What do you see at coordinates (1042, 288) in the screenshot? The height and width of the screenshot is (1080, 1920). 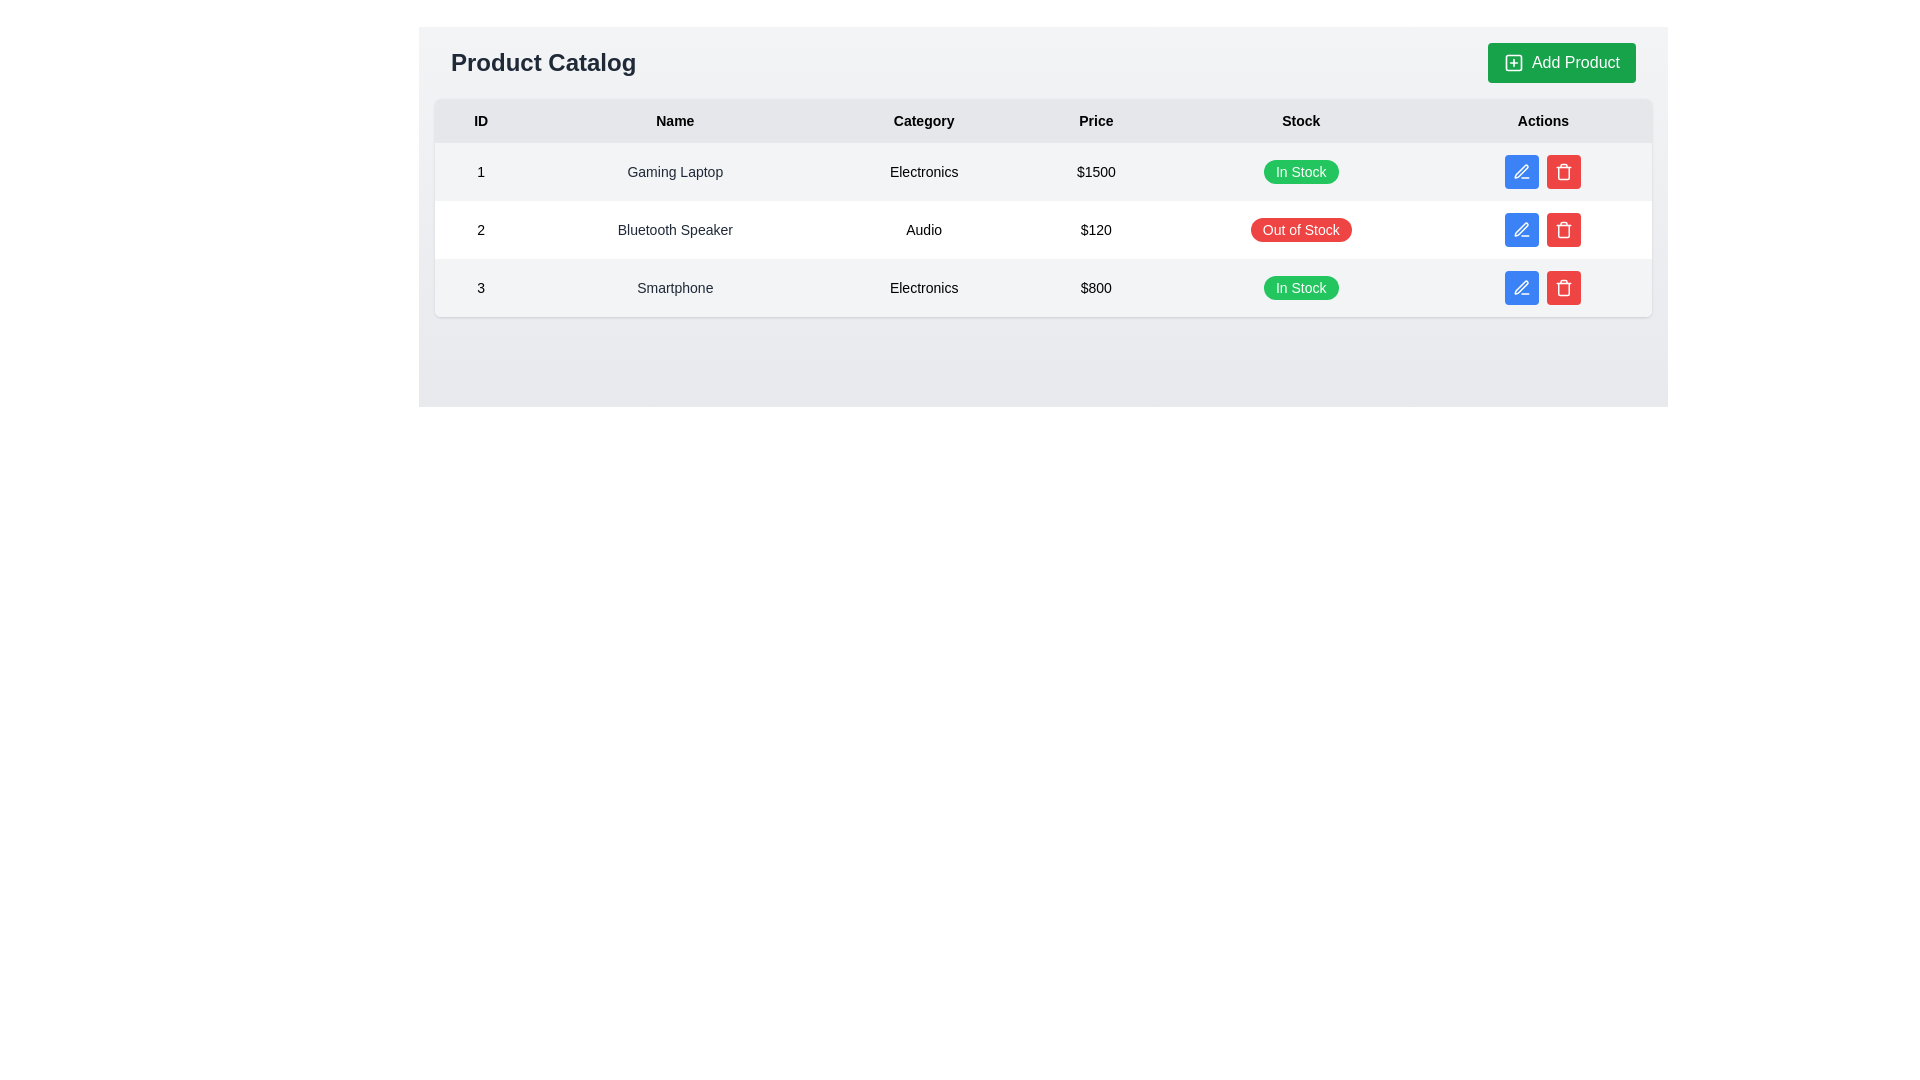 I see `and interpret the product details located in the third row of the product catalog table, which contains information about the product attributes and availability` at bounding box center [1042, 288].